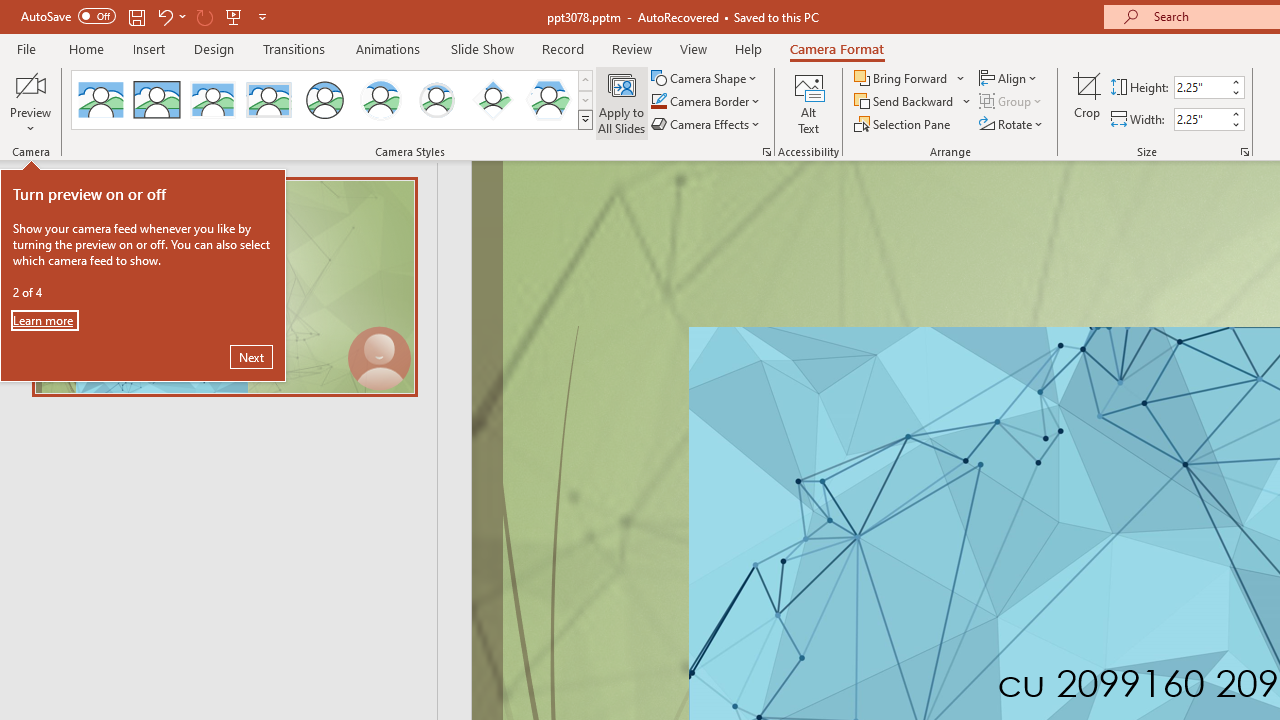  I want to click on 'Learn more', so click(44, 319).